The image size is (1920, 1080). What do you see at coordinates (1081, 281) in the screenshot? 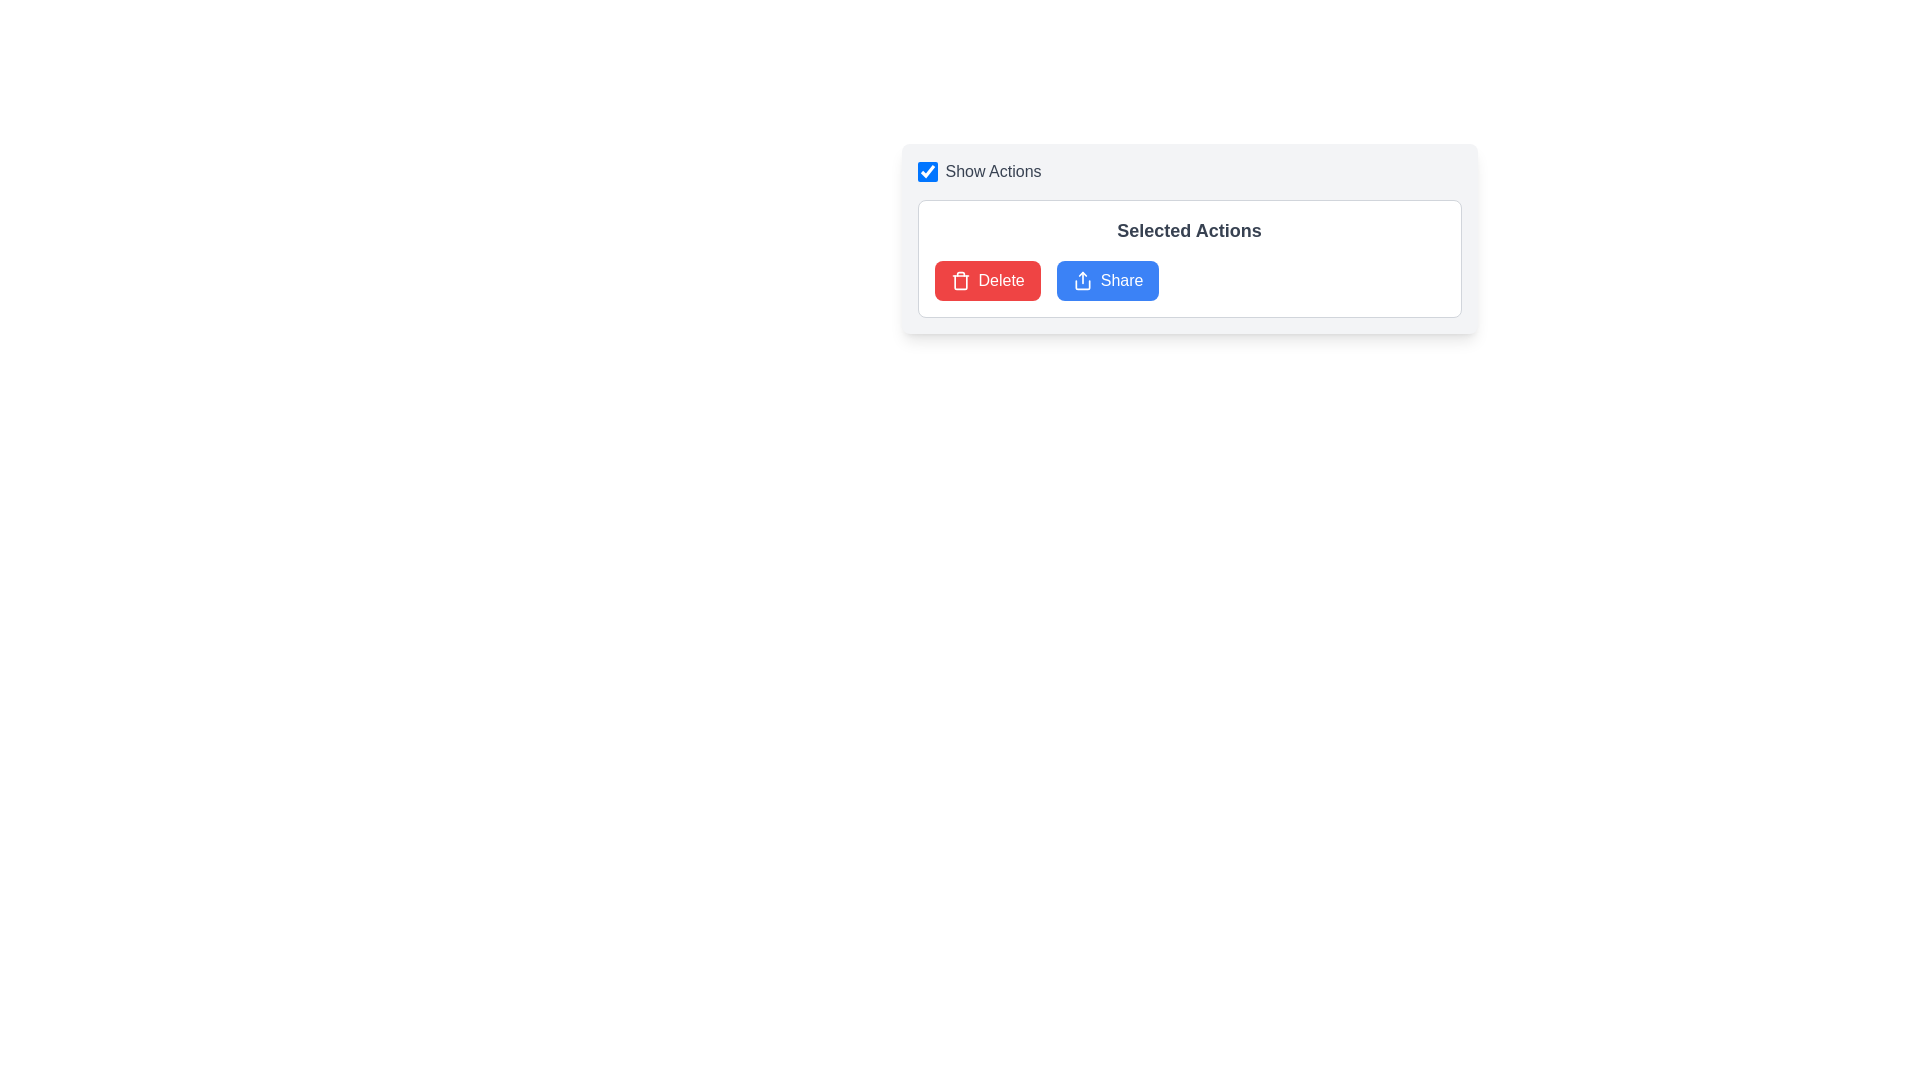
I see `the SVG icon representing the sharing action` at bounding box center [1081, 281].